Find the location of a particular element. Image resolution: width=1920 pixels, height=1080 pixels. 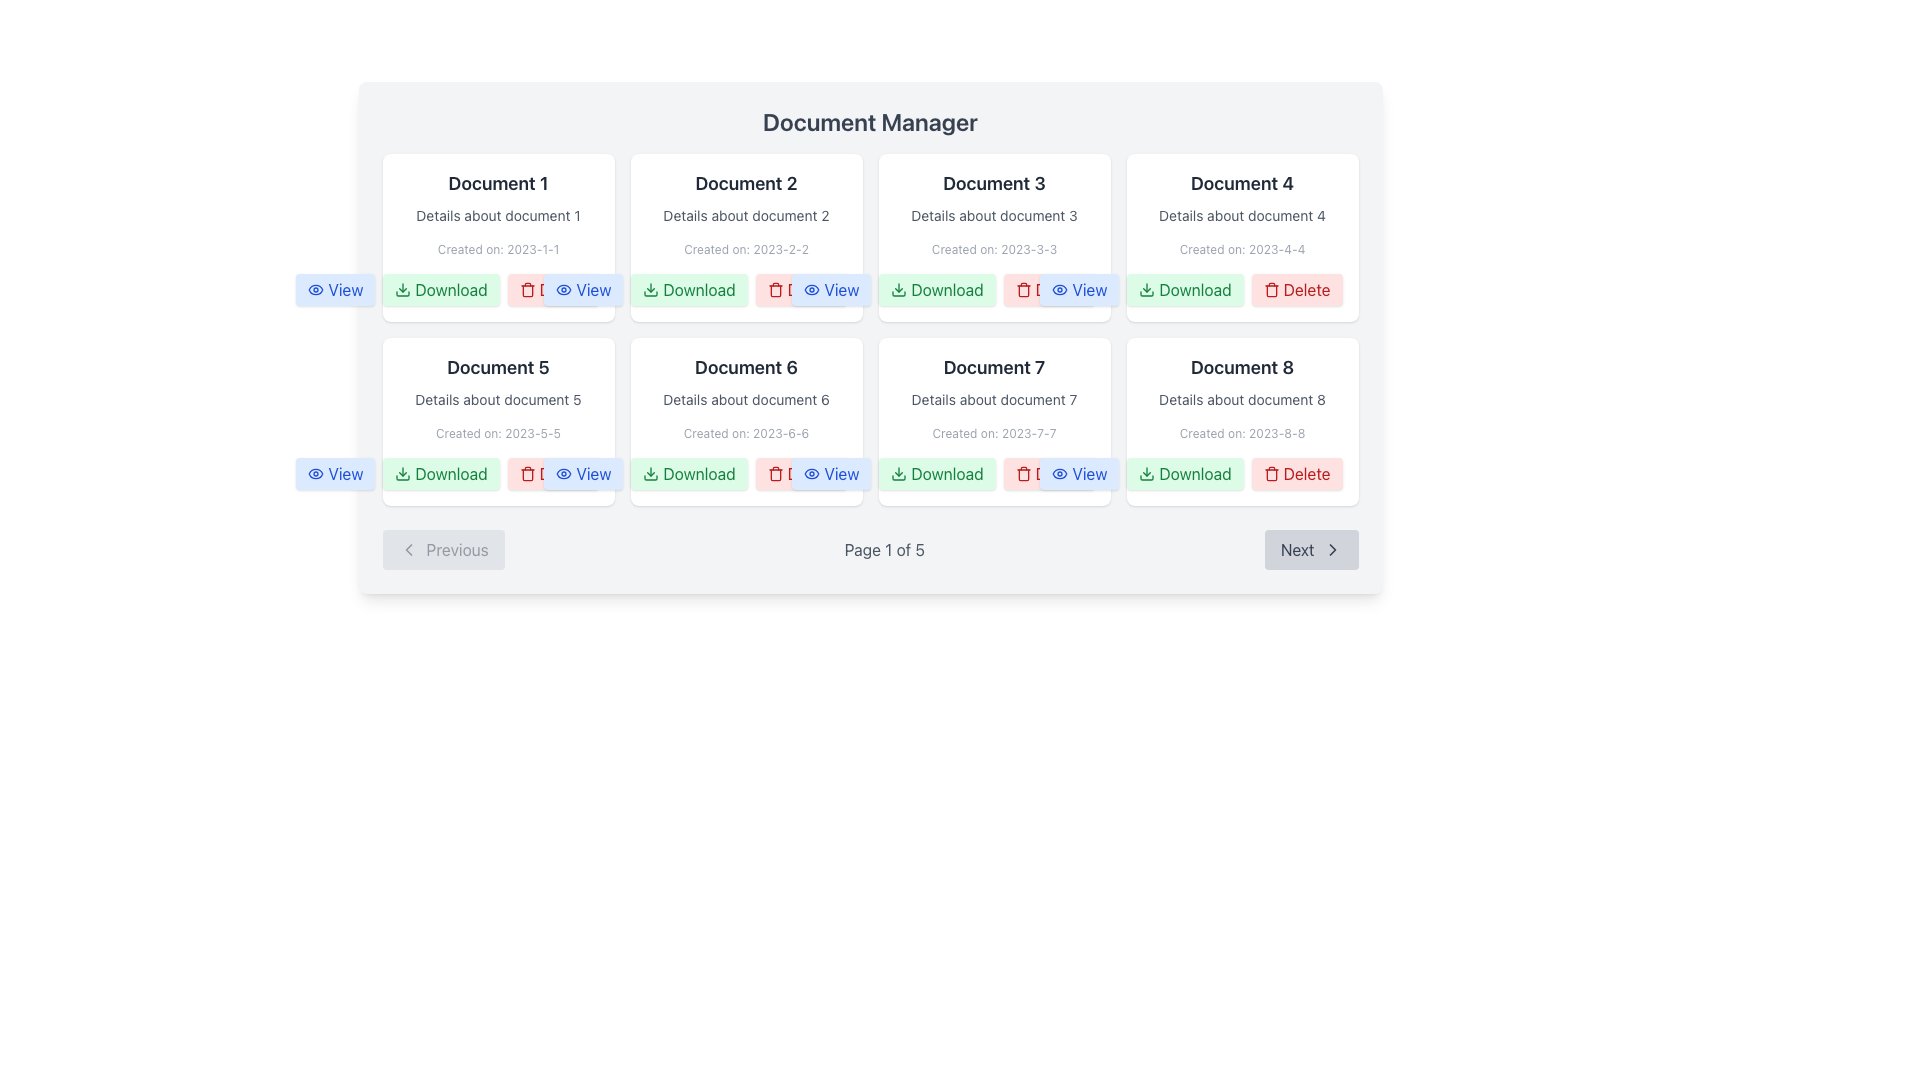

the download icon within the 'Download' button of the 'Document 6' card, located in the second row, second column of the card grid is located at coordinates (651, 474).